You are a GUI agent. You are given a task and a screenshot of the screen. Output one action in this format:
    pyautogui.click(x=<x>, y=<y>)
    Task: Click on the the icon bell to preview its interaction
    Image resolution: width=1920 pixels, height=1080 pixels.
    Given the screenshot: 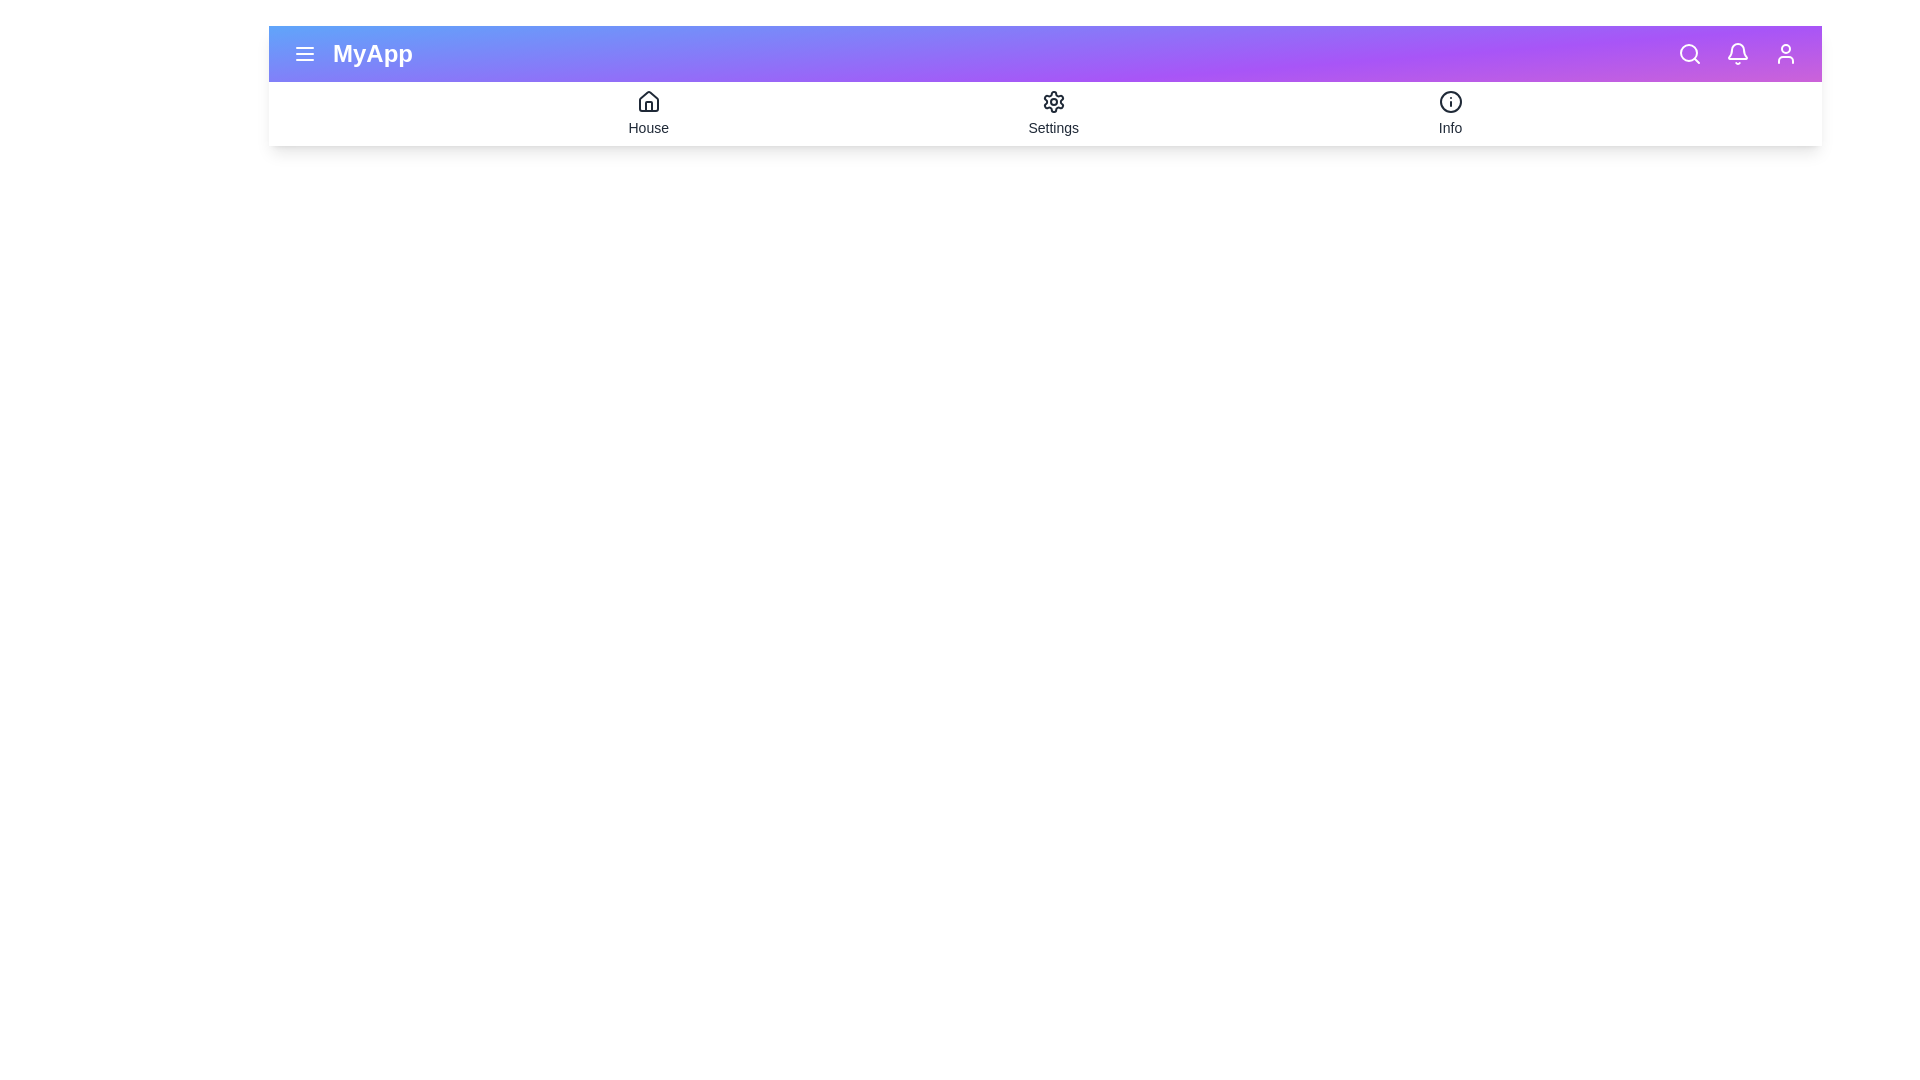 What is the action you would take?
    pyautogui.click(x=1736, y=53)
    